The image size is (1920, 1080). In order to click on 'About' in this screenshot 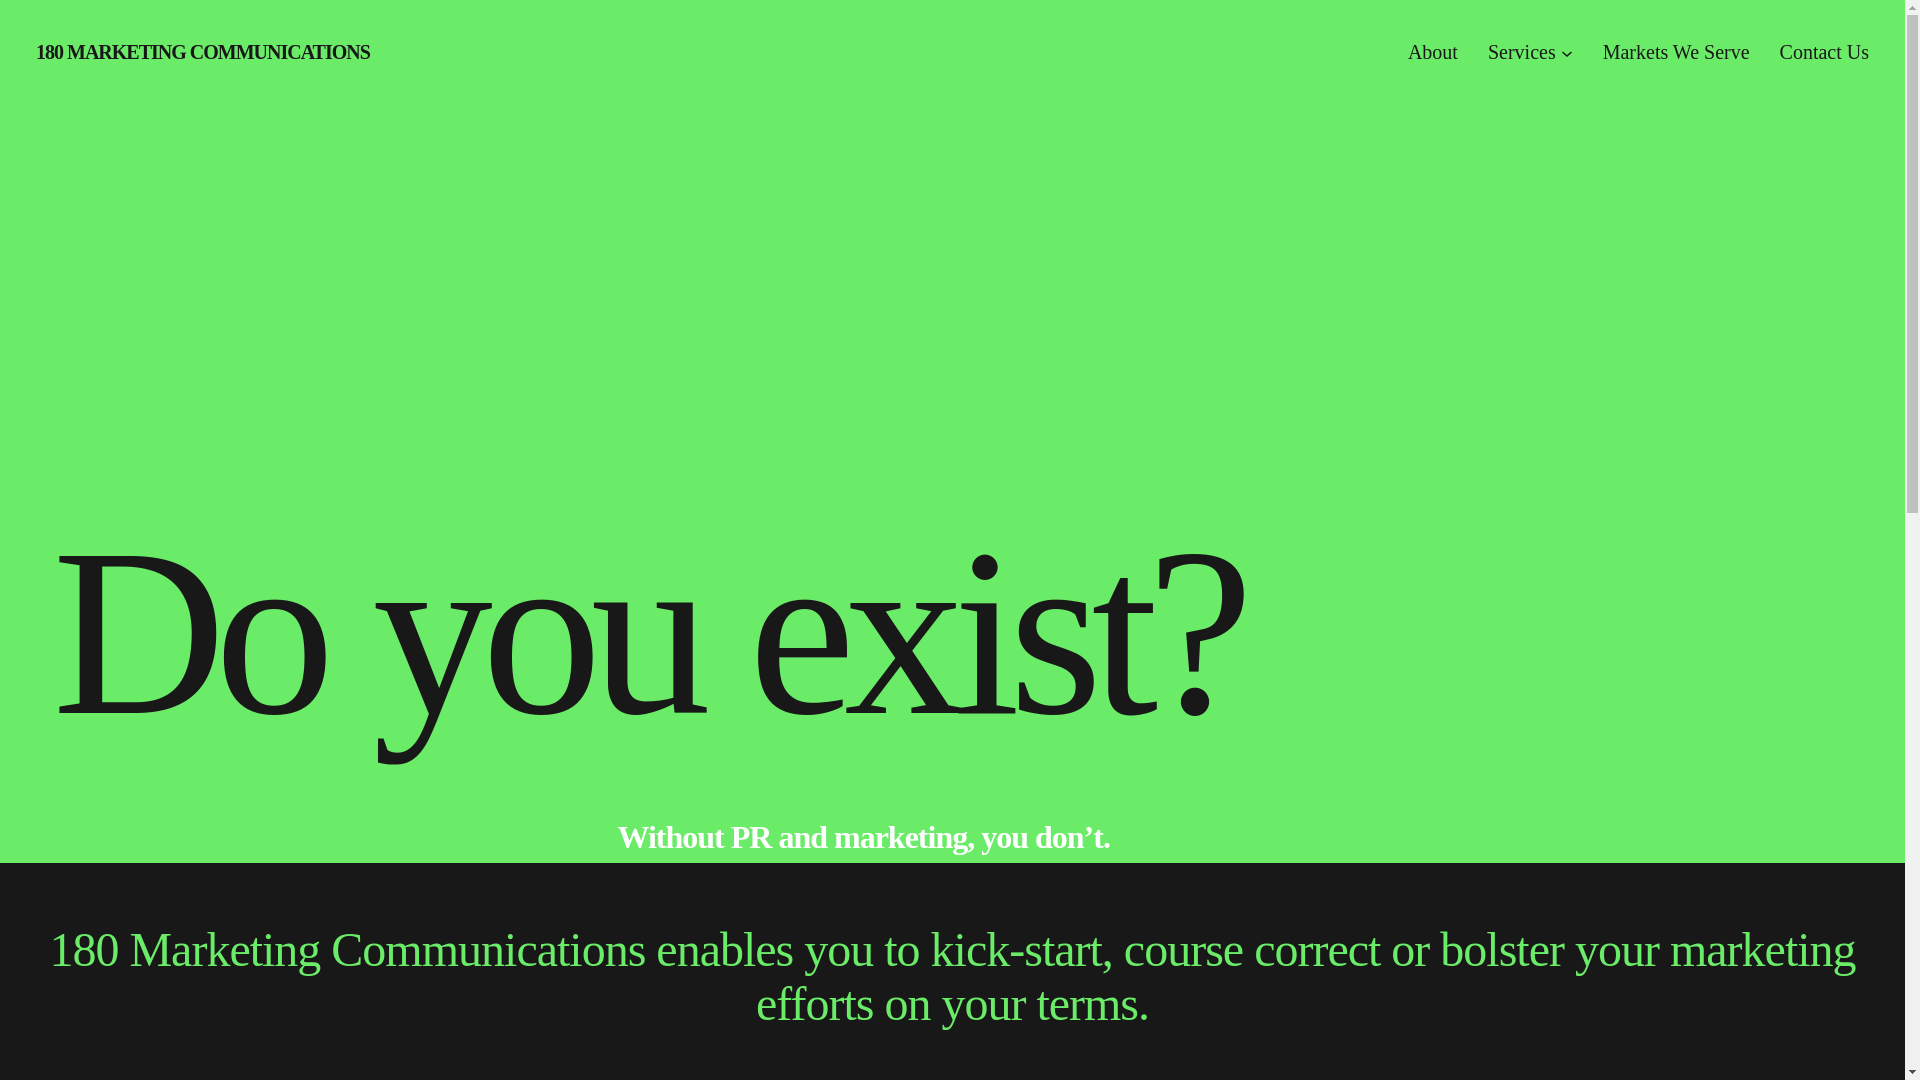, I will do `click(1432, 50)`.